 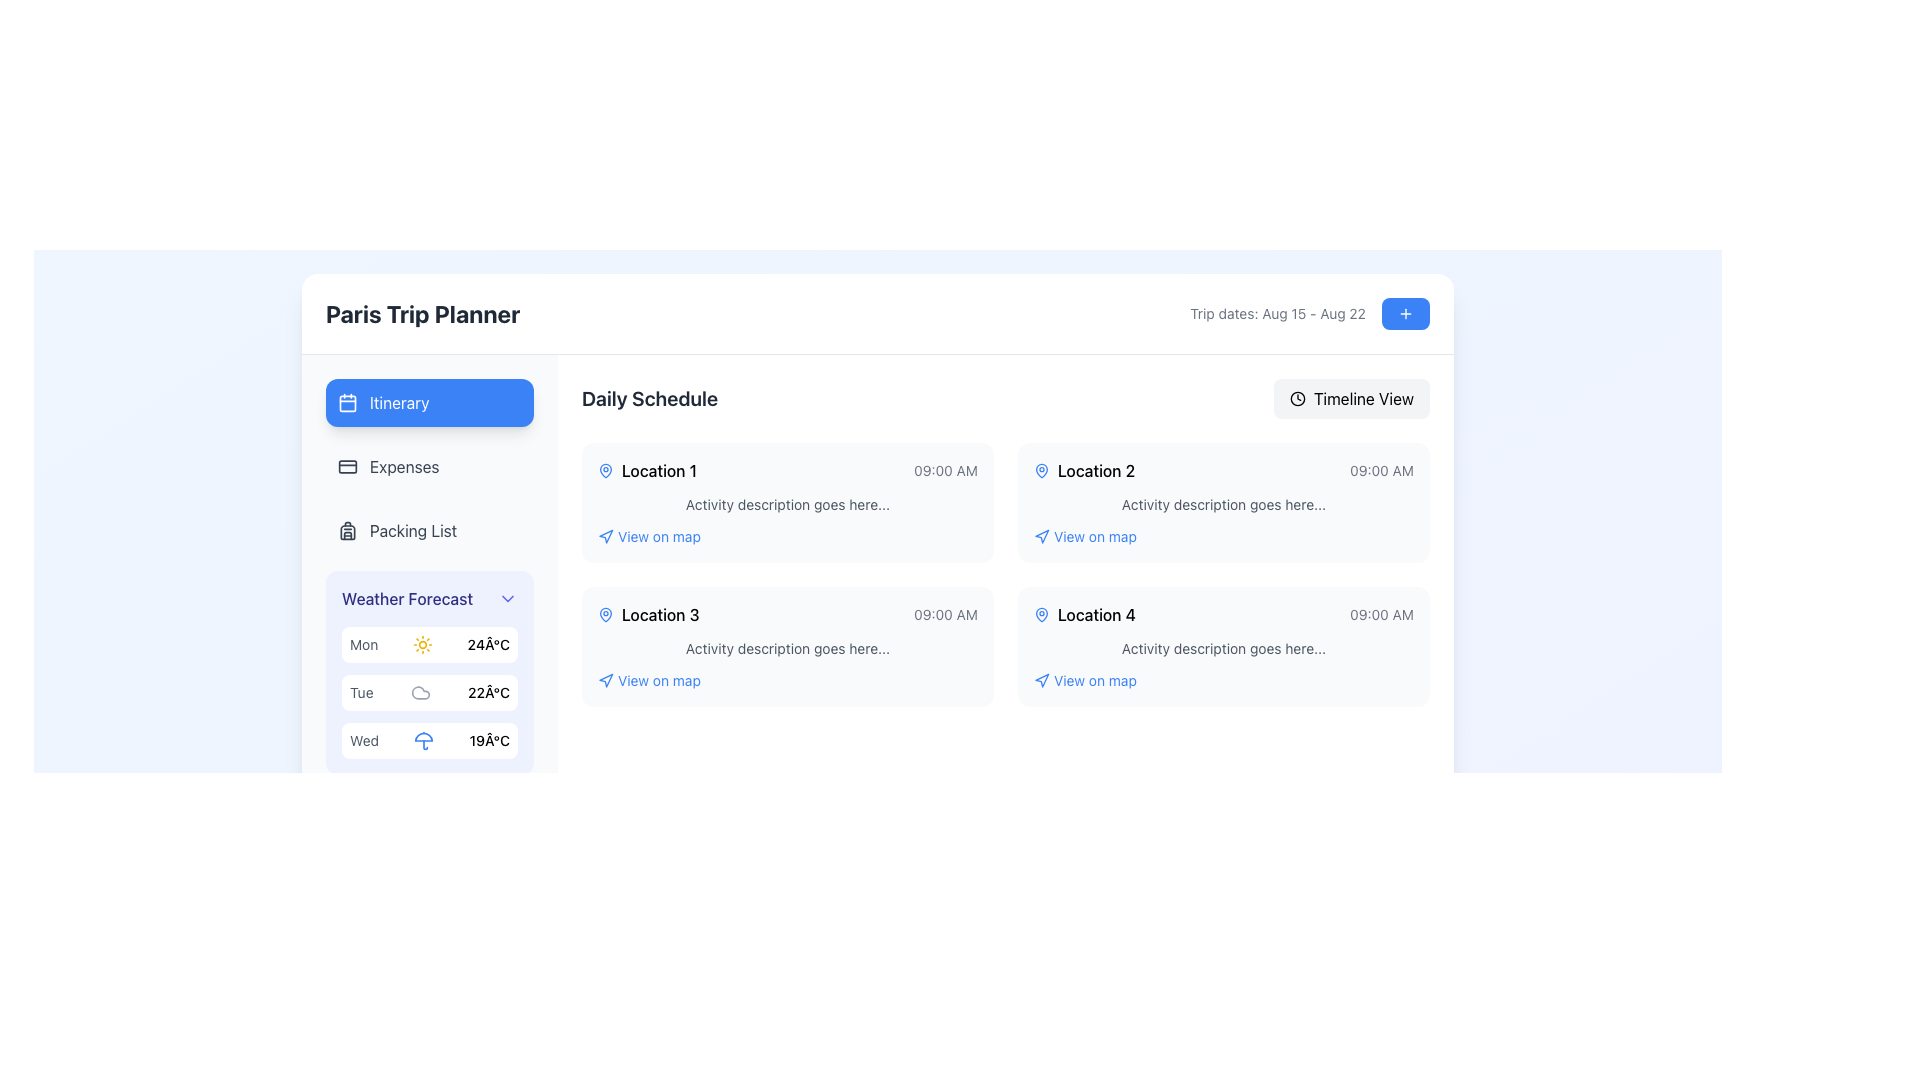 What do you see at coordinates (1297, 398) in the screenshot?
I see `the 'Timeline View' icon located at the top-right corner of the interface` at bounding box center [1297, 398].